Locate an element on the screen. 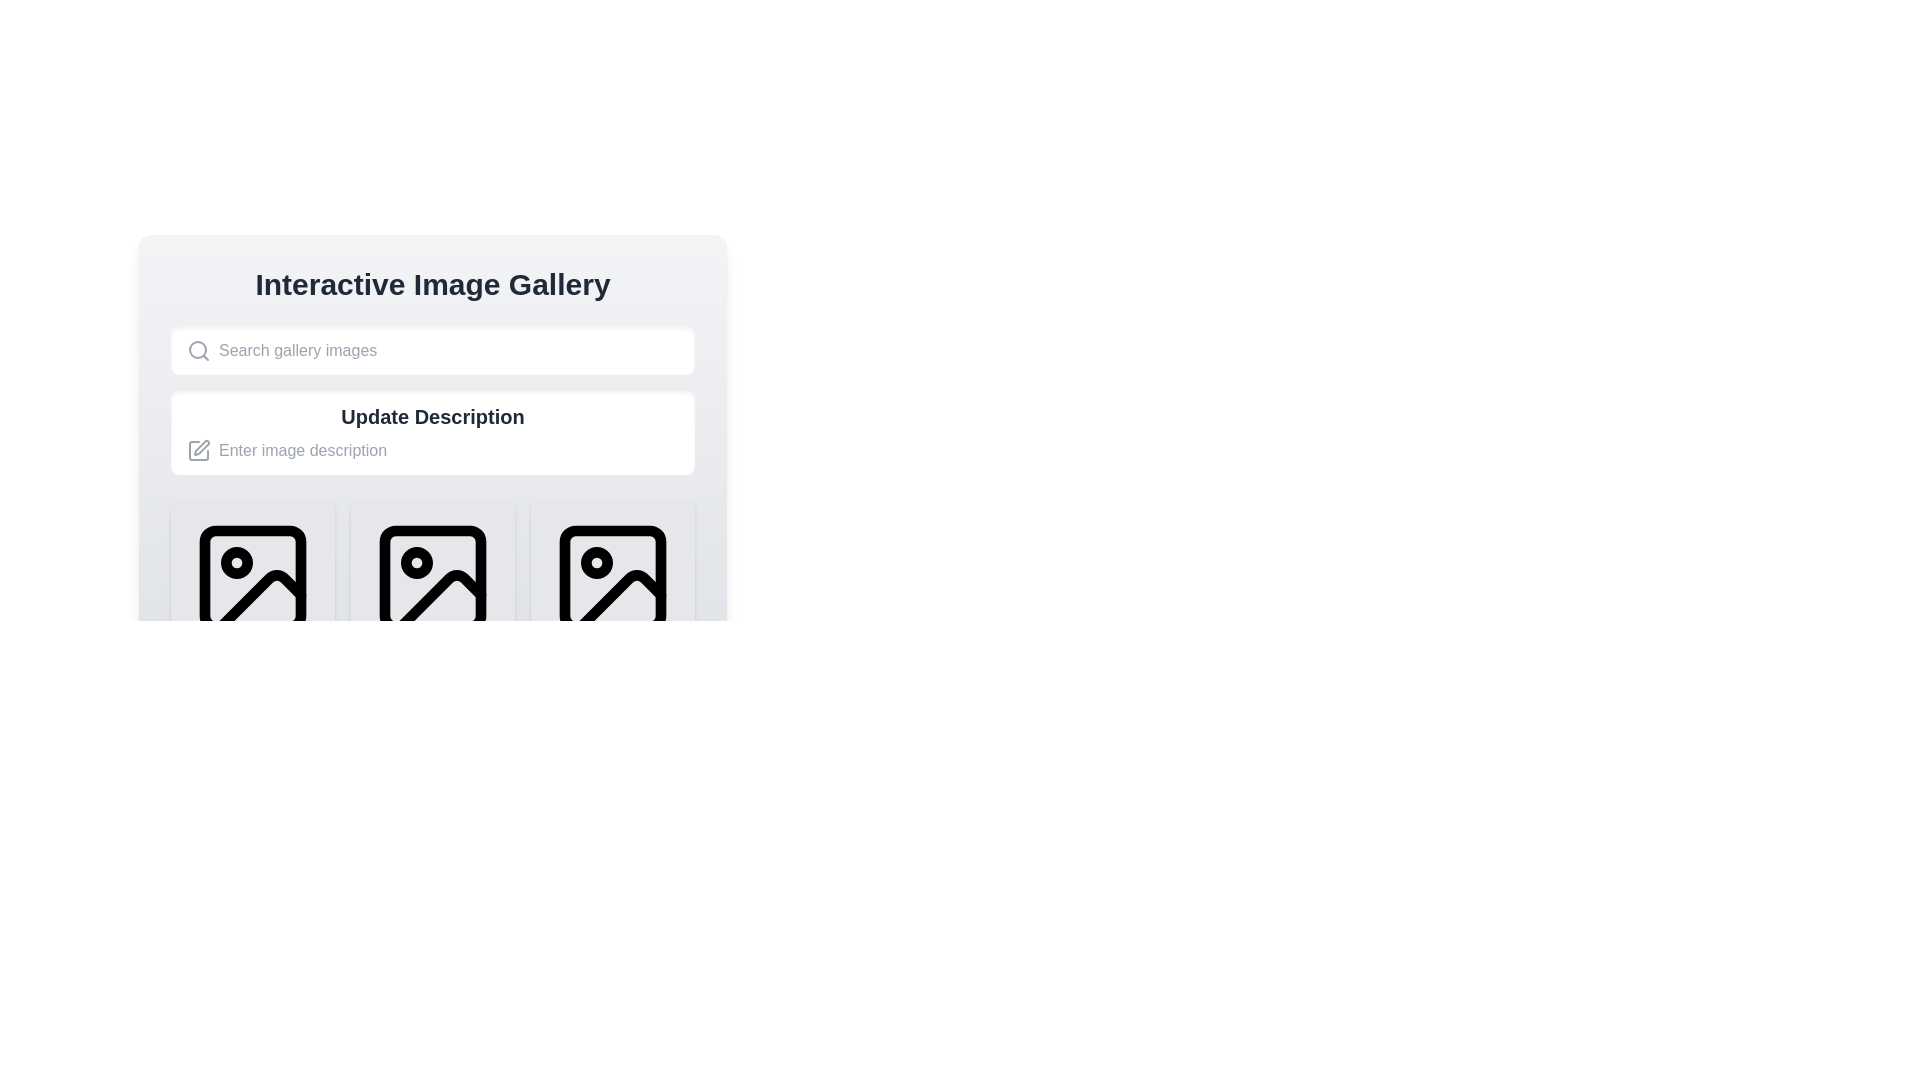 Image resolution: width=1920 pixels, height=1080 pixels. the icon button located on the left side of the 'Update Description' section, adjacent to the input field for entering the image description is located at coordinates (198, 451).